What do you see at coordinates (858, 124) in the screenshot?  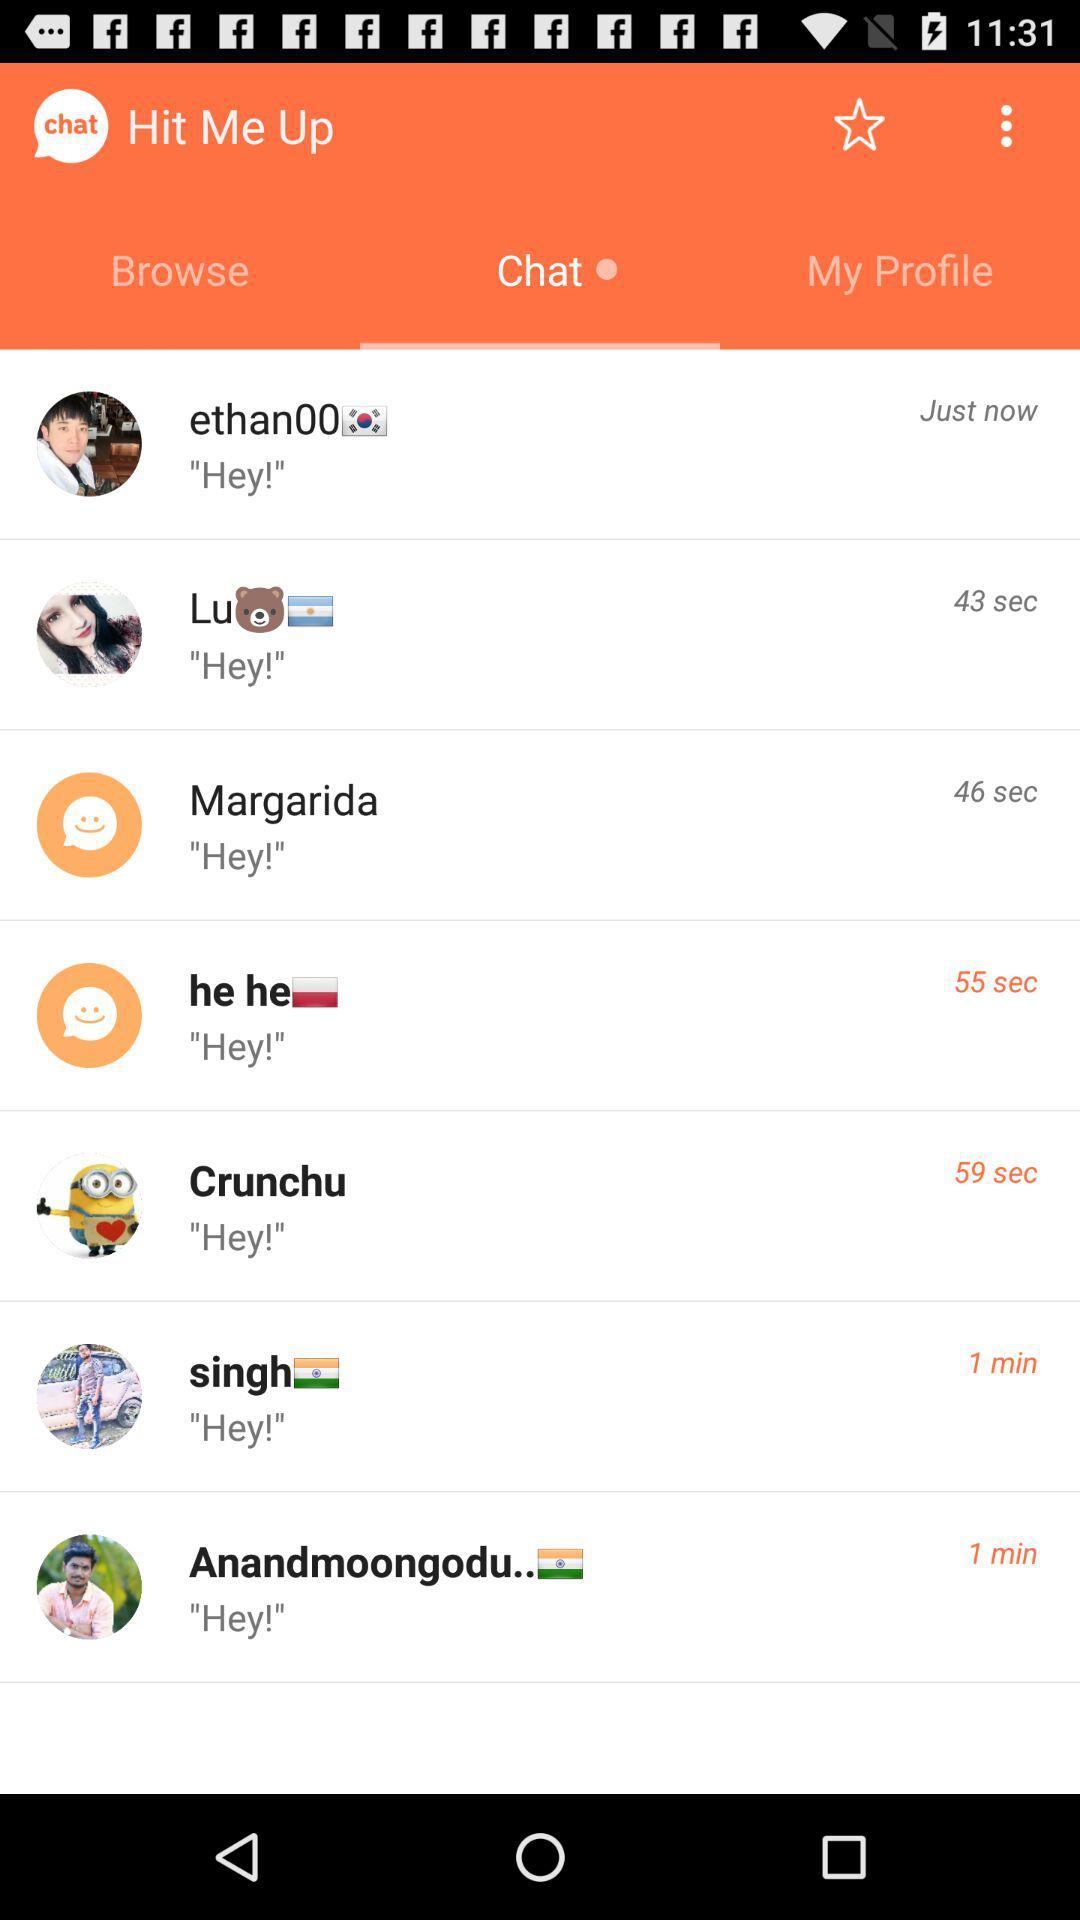 I see `the item above my profile icon` at bounding box center [858, 124].